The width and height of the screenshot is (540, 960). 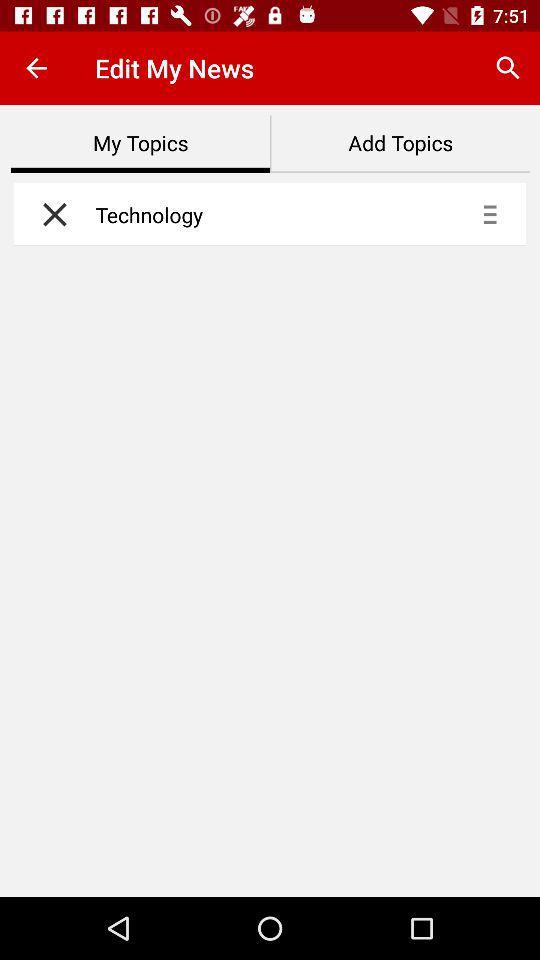 I want to click on item next to the technology, so click(x=49, y=214).